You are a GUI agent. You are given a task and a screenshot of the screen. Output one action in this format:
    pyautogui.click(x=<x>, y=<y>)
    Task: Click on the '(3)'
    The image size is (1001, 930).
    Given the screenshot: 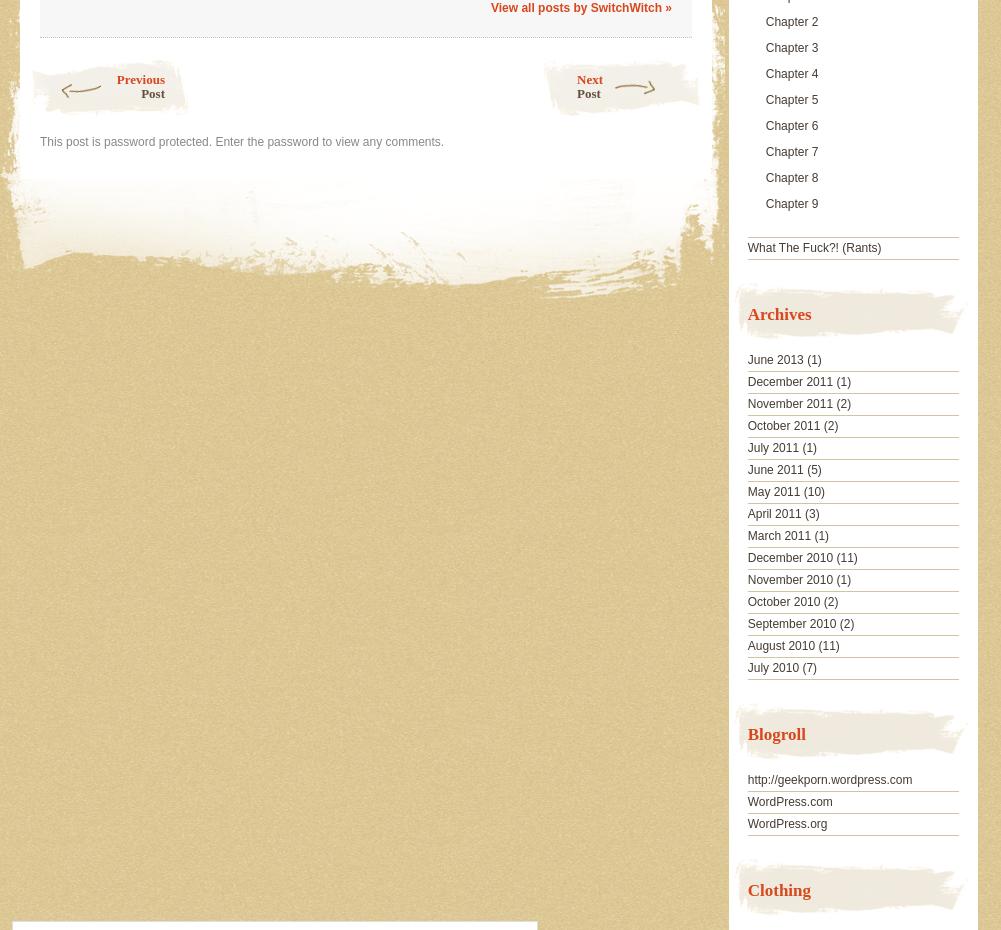 What is the action you would take?
    pyautogui.click(x=809, y=513)
    